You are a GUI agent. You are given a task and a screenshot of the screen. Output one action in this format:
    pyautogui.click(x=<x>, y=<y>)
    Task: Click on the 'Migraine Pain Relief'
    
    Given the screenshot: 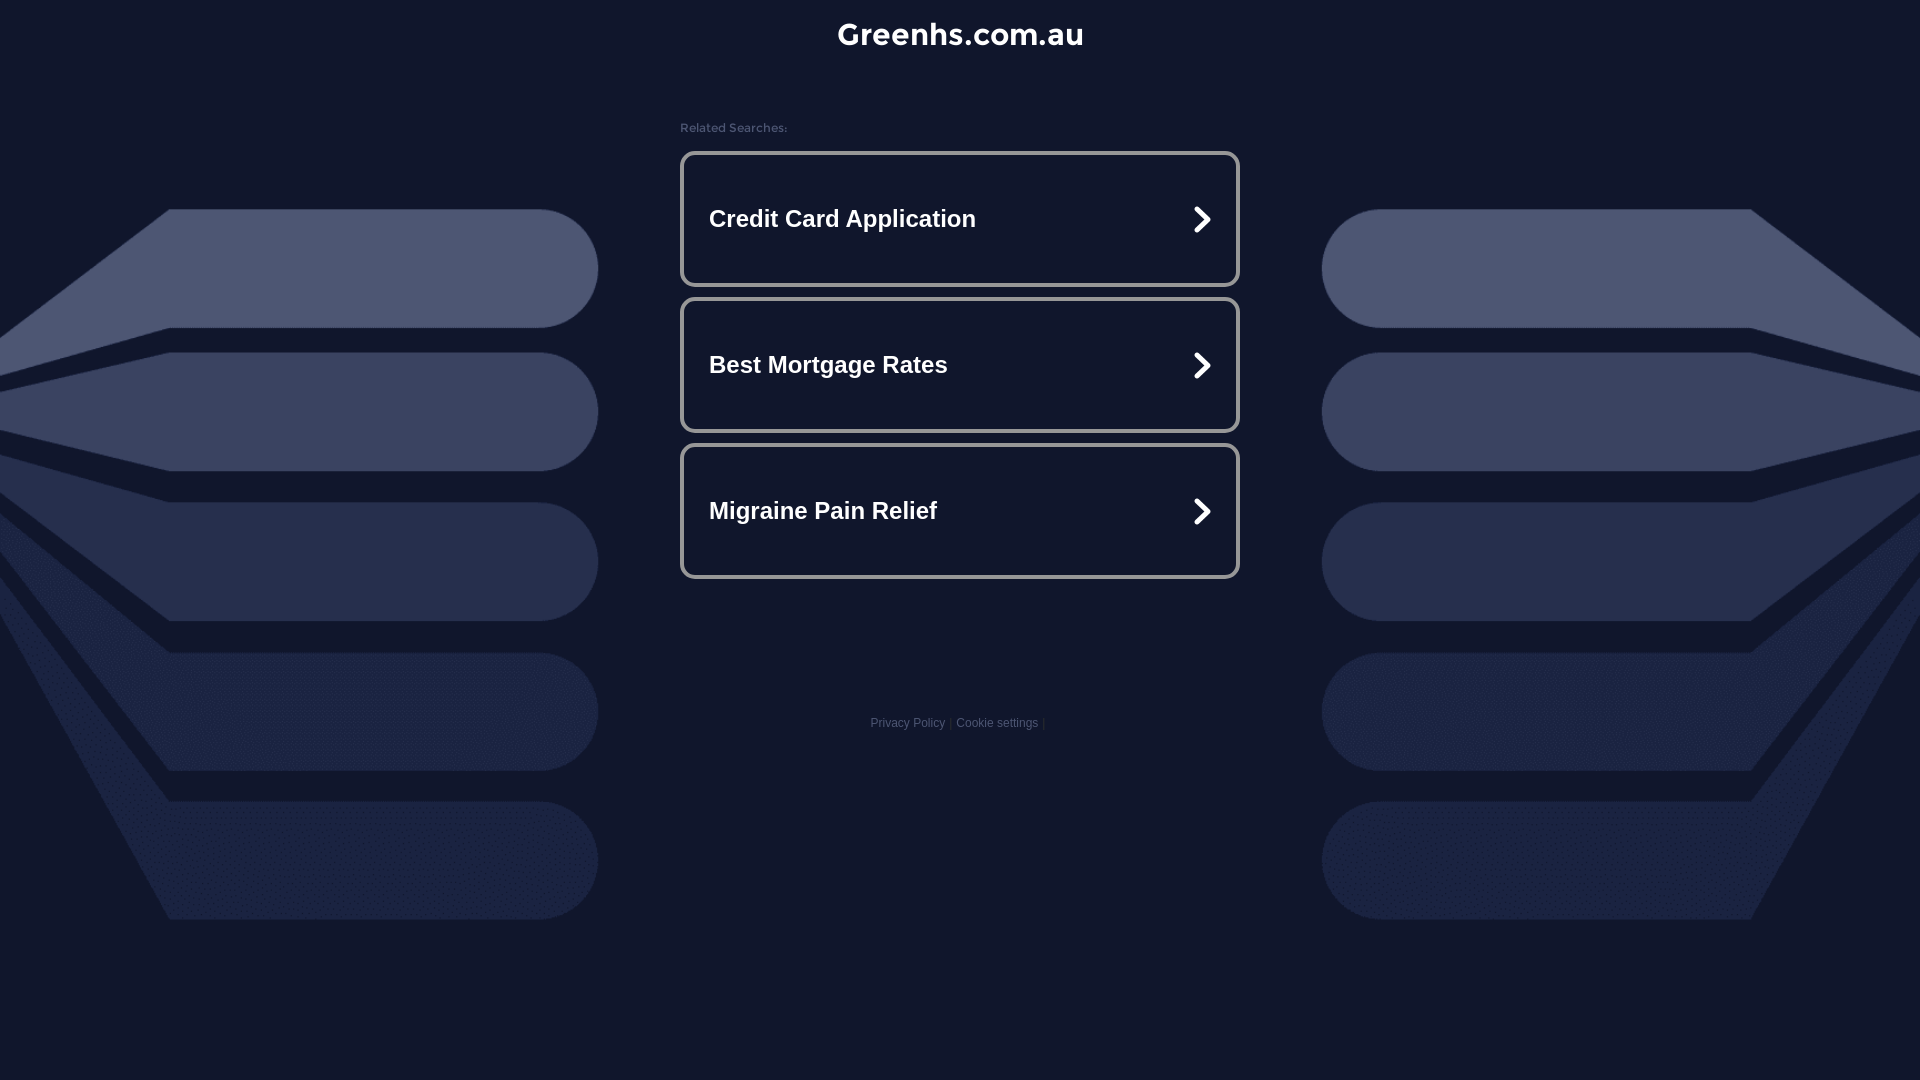 What is the action you would take?
    pyautogui.click(x=960, y=509)
    